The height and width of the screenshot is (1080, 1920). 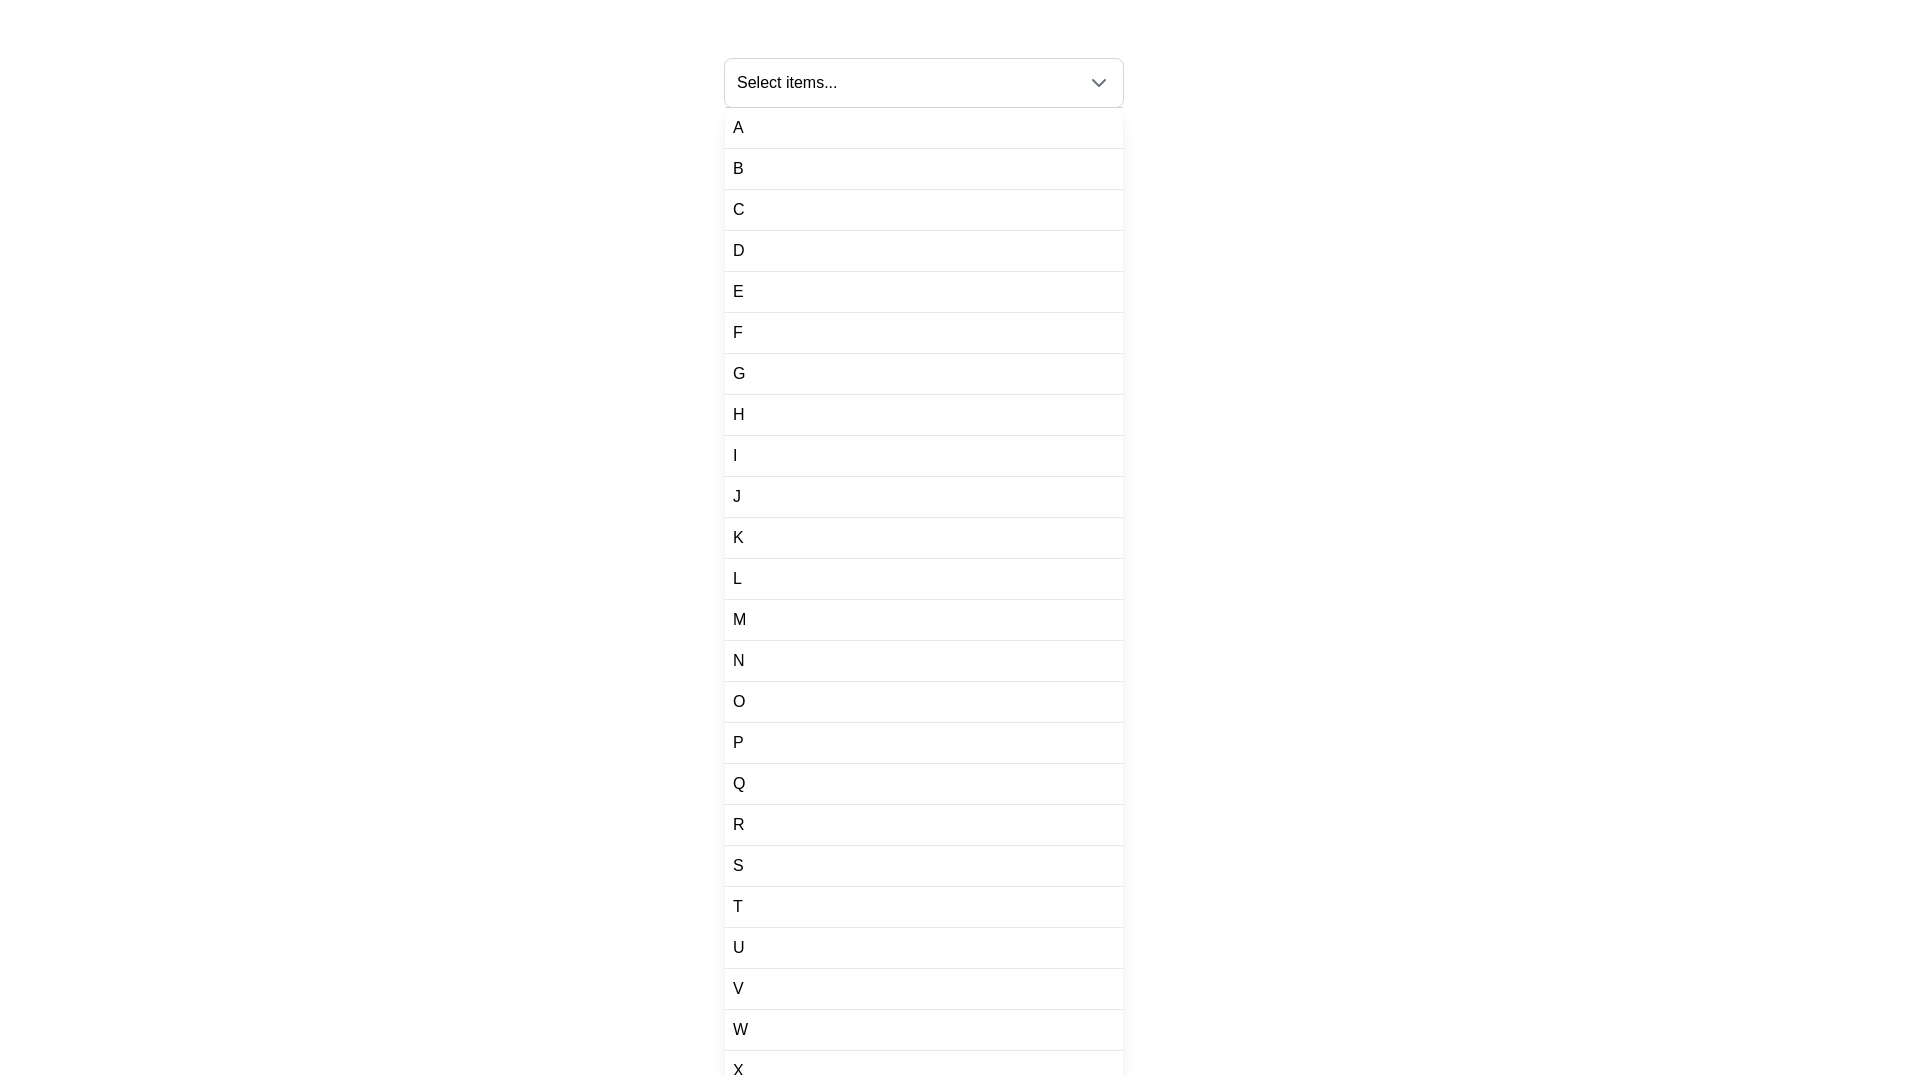 I want to click on the list item containing the letter 'U', so click(x=923, y=947).